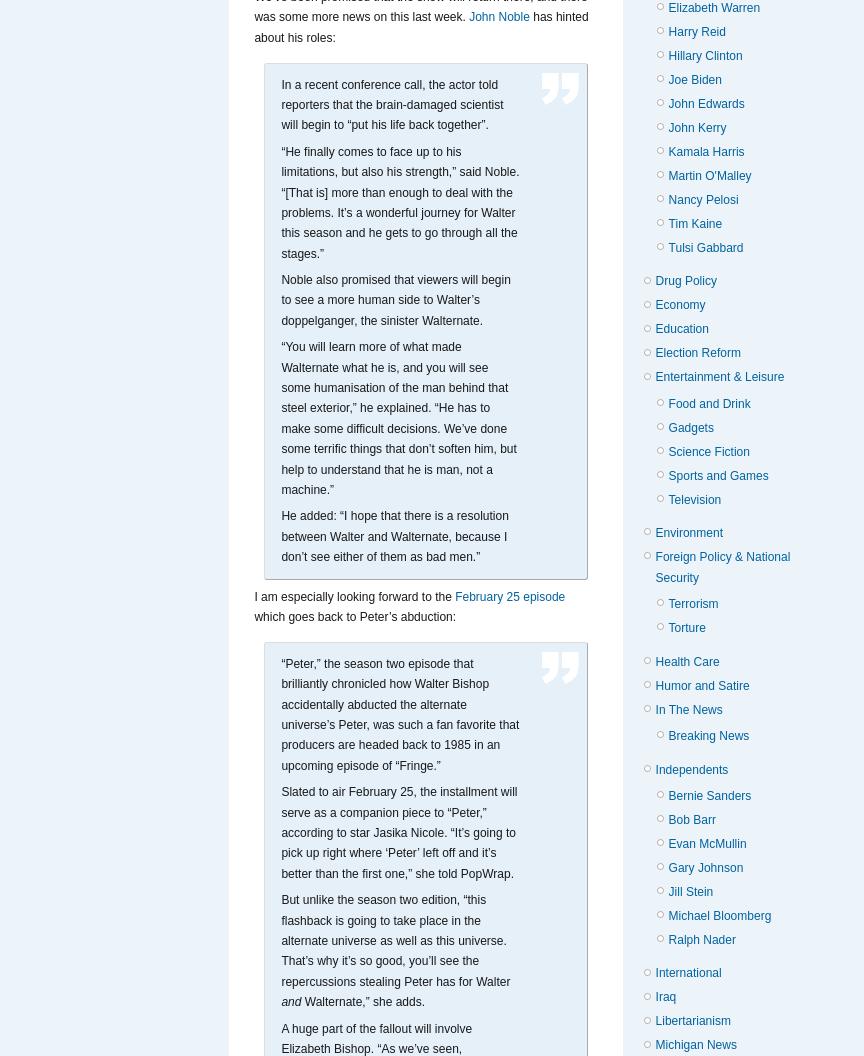  What do you see at coordinates (394, 300) in the screenshot?
I see `'Noble also promised that viewers will begin to see a more human side to Walter’s doppelganger, the sinister Walternate.'` at bounding box center [394, 300].